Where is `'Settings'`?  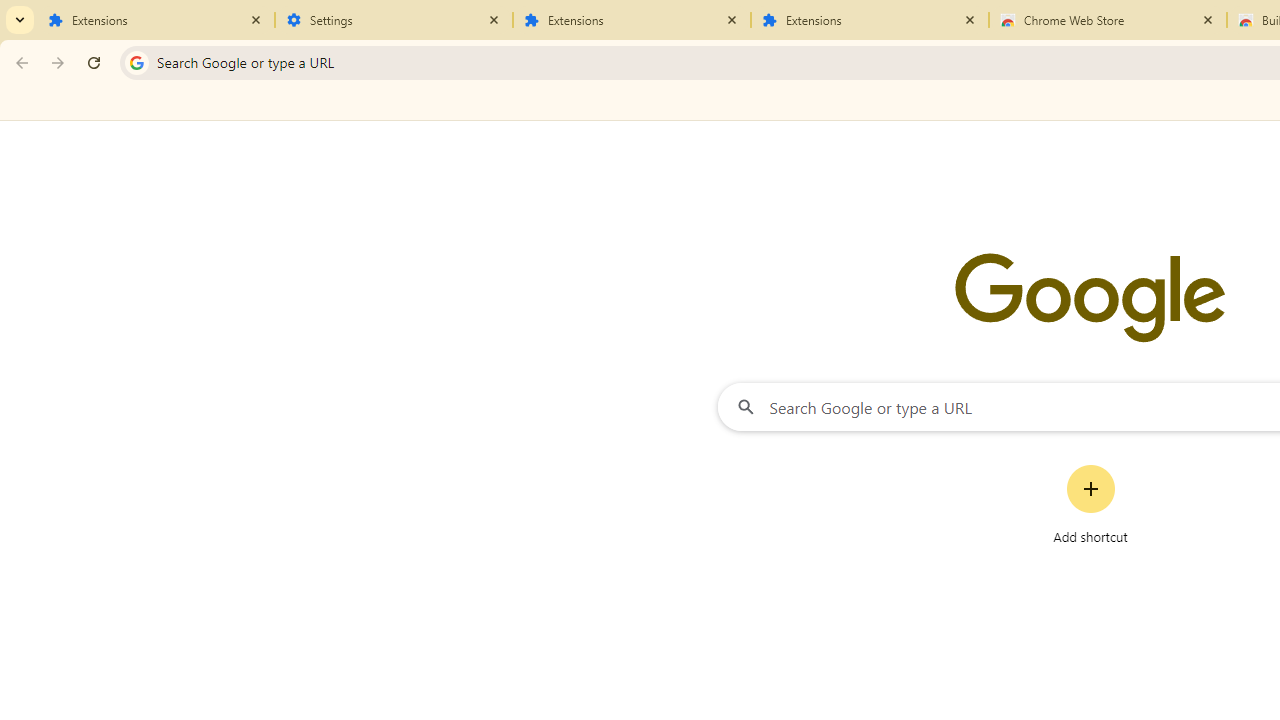
'Settings' is located at coordinates (394, 20).